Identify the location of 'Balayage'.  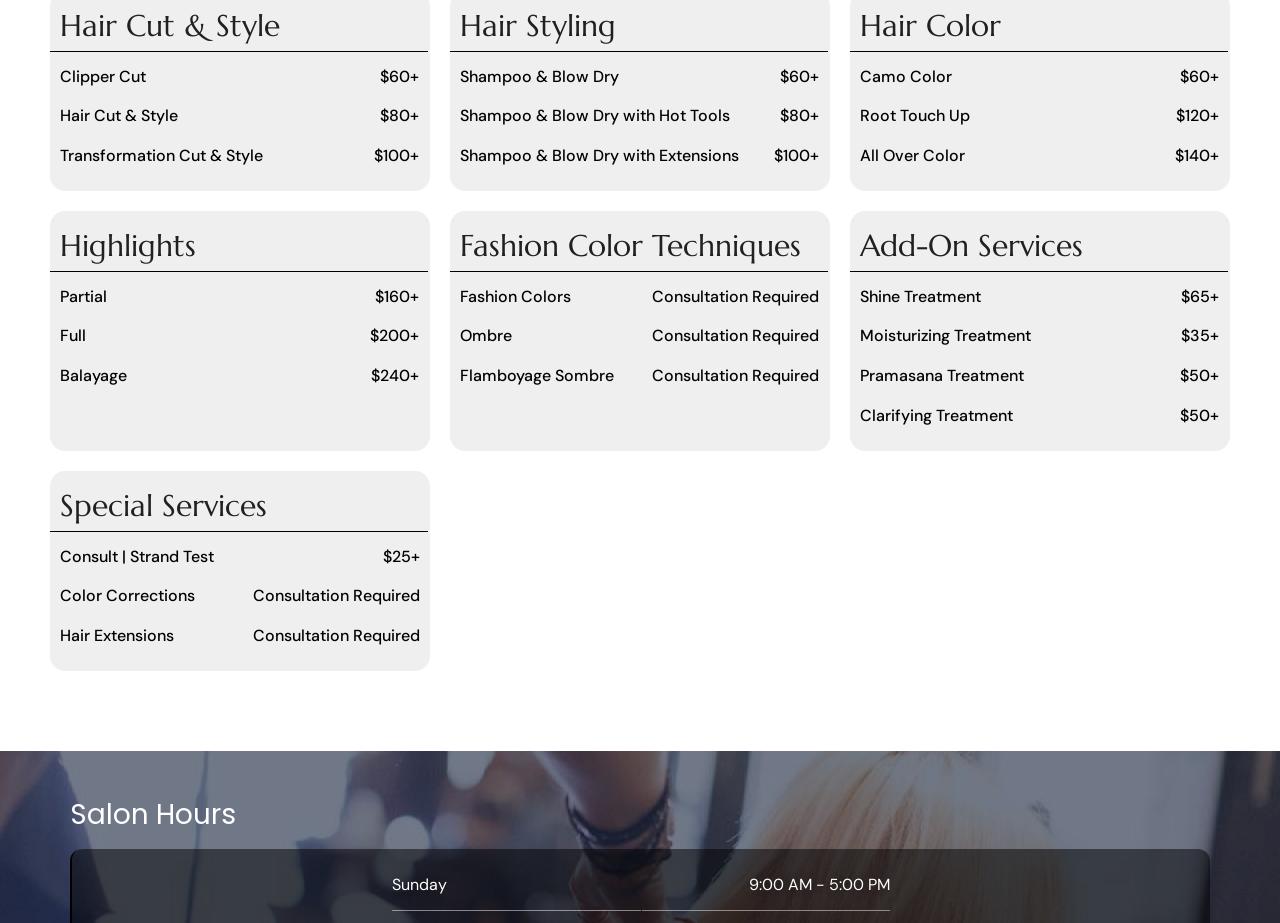
(92, 375).